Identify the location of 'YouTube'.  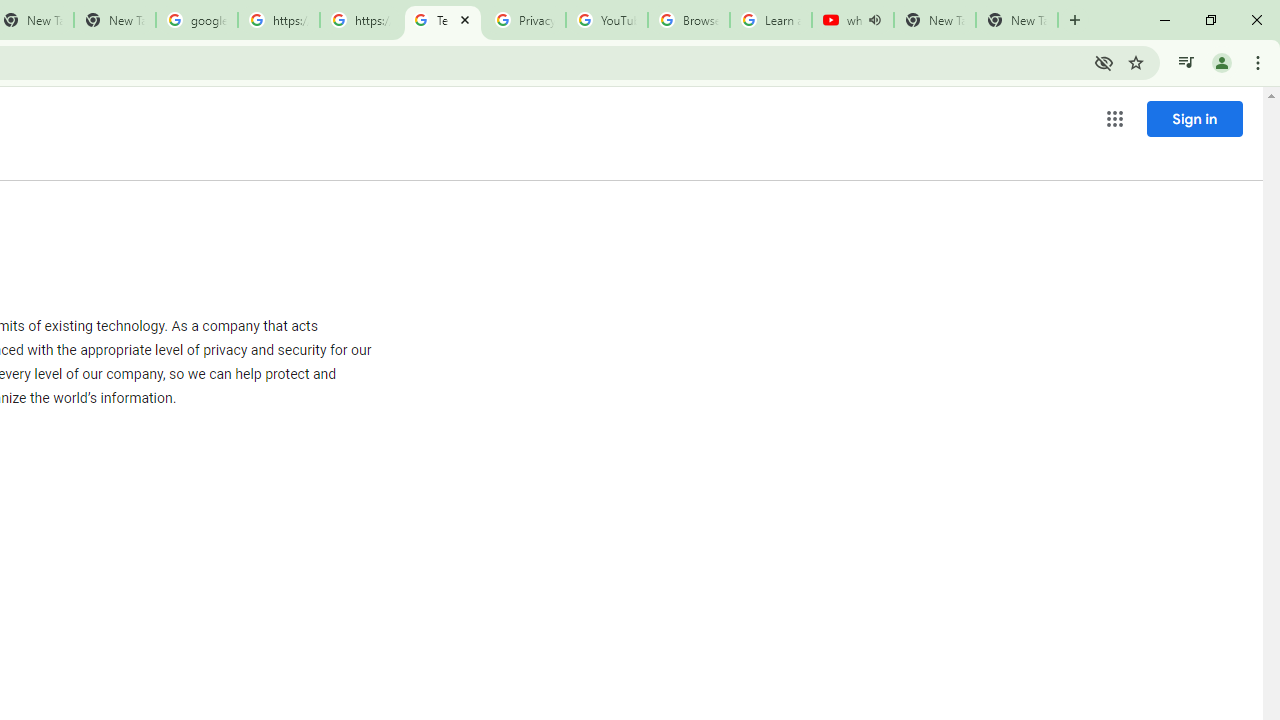
(605, 20).